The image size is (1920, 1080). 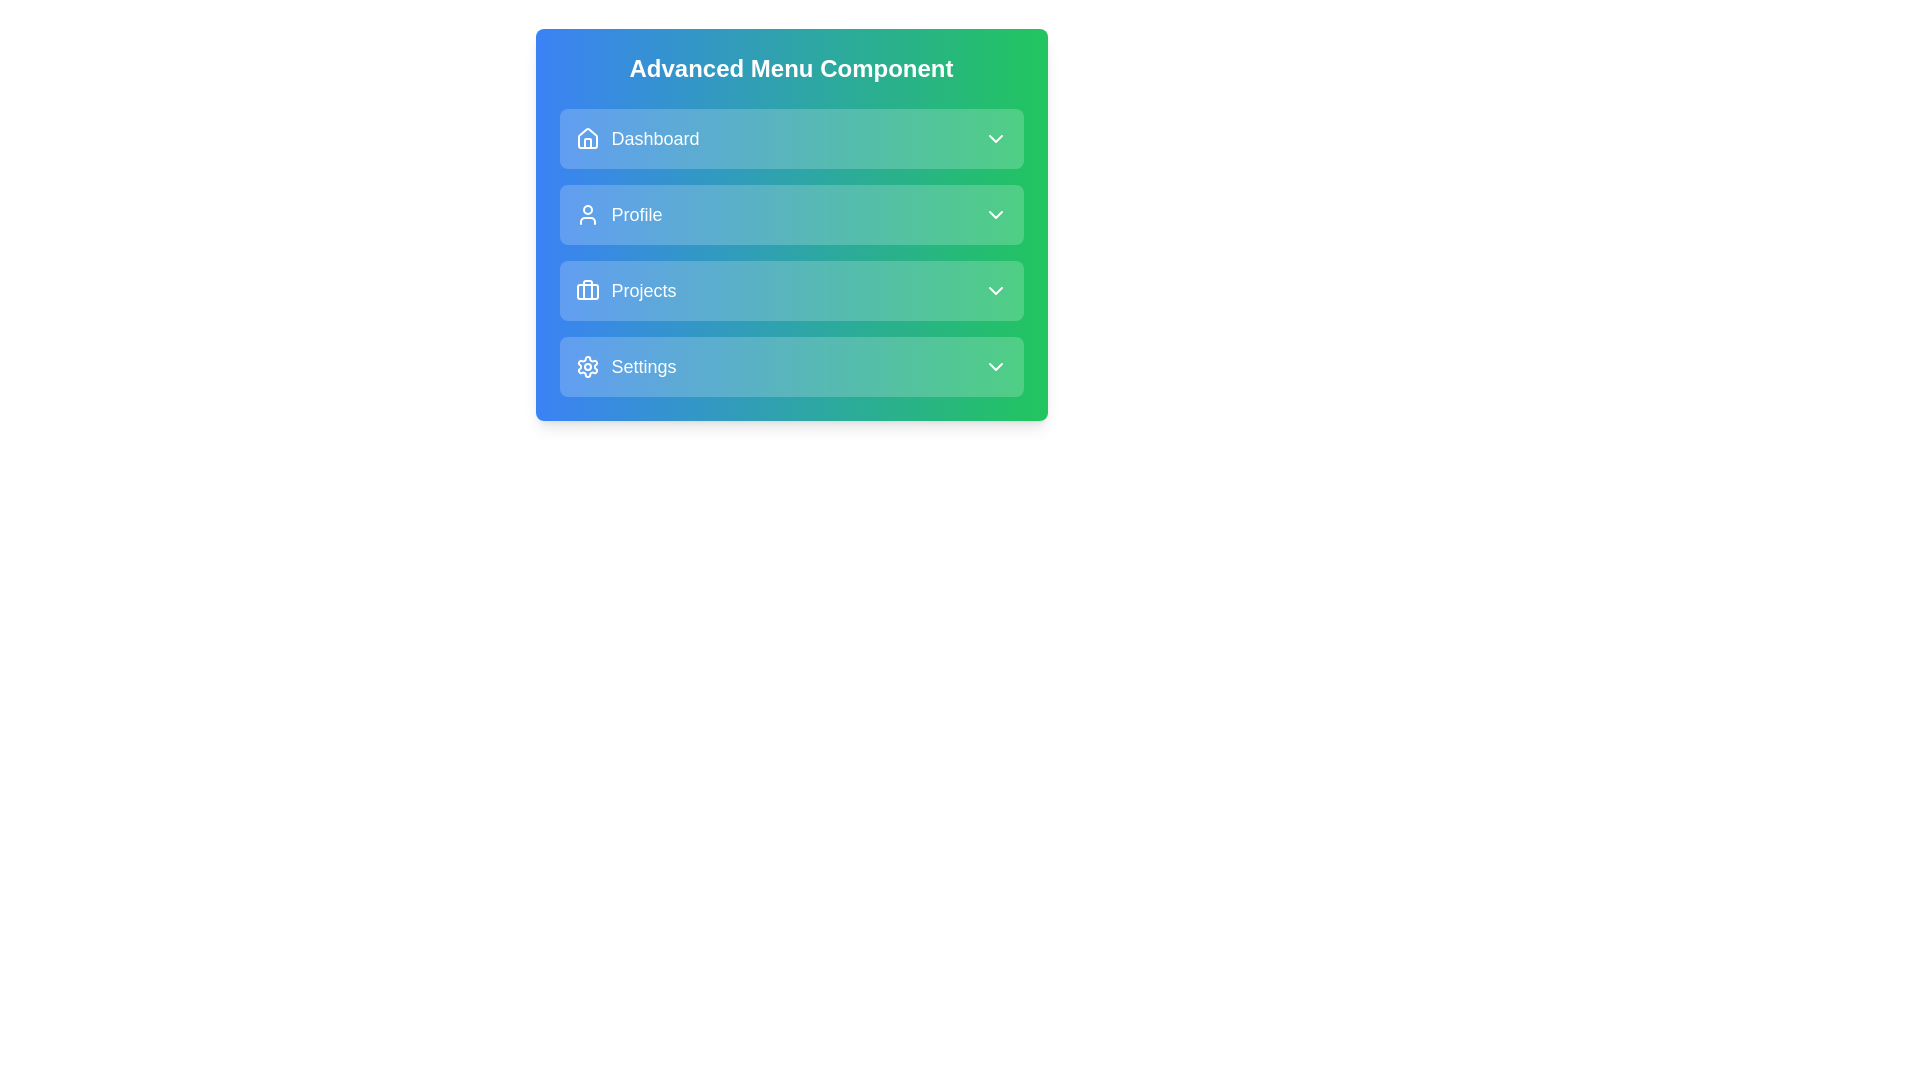 What do you see at coordinates (586, 366) in the screenshot?
I see `the 'Settings' icon located at the left end of the 'Settings' menu item` at bounding box center [586, 366].